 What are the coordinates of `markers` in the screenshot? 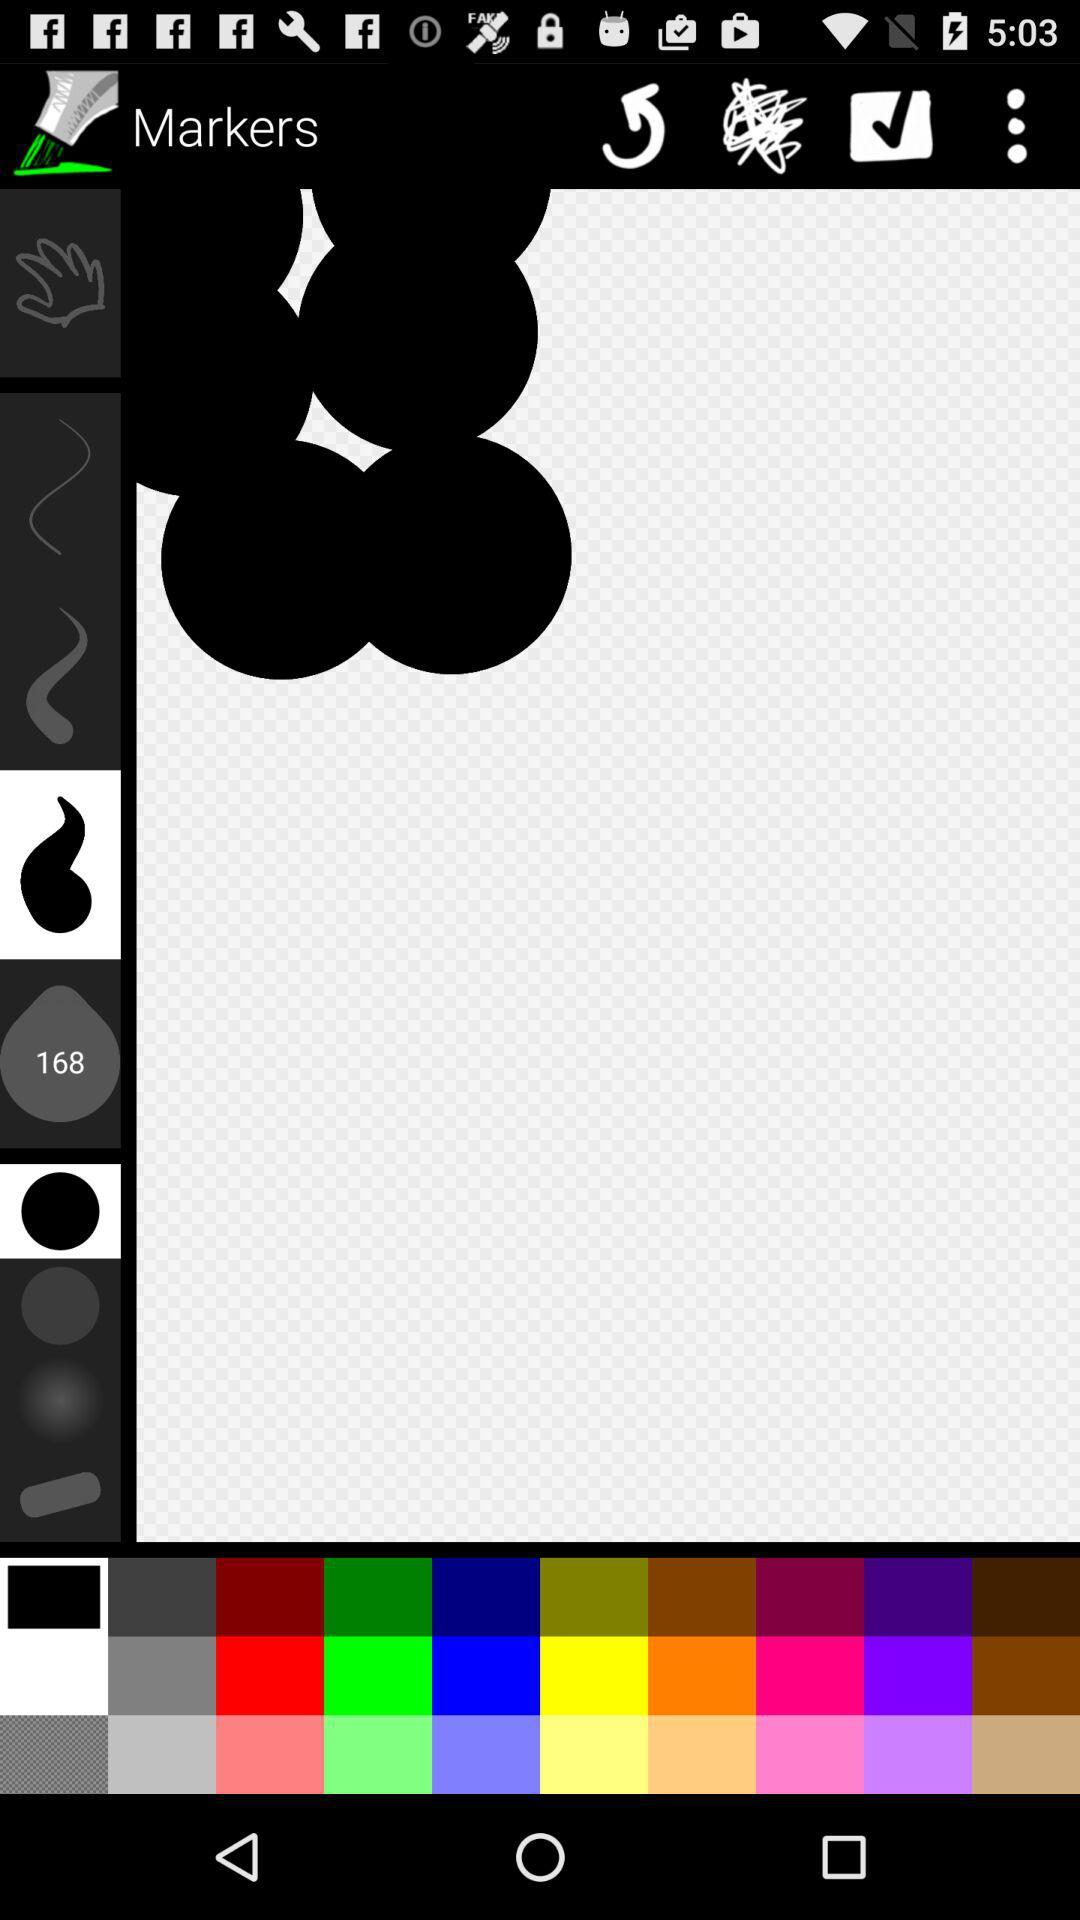 It's located at (61, 124).